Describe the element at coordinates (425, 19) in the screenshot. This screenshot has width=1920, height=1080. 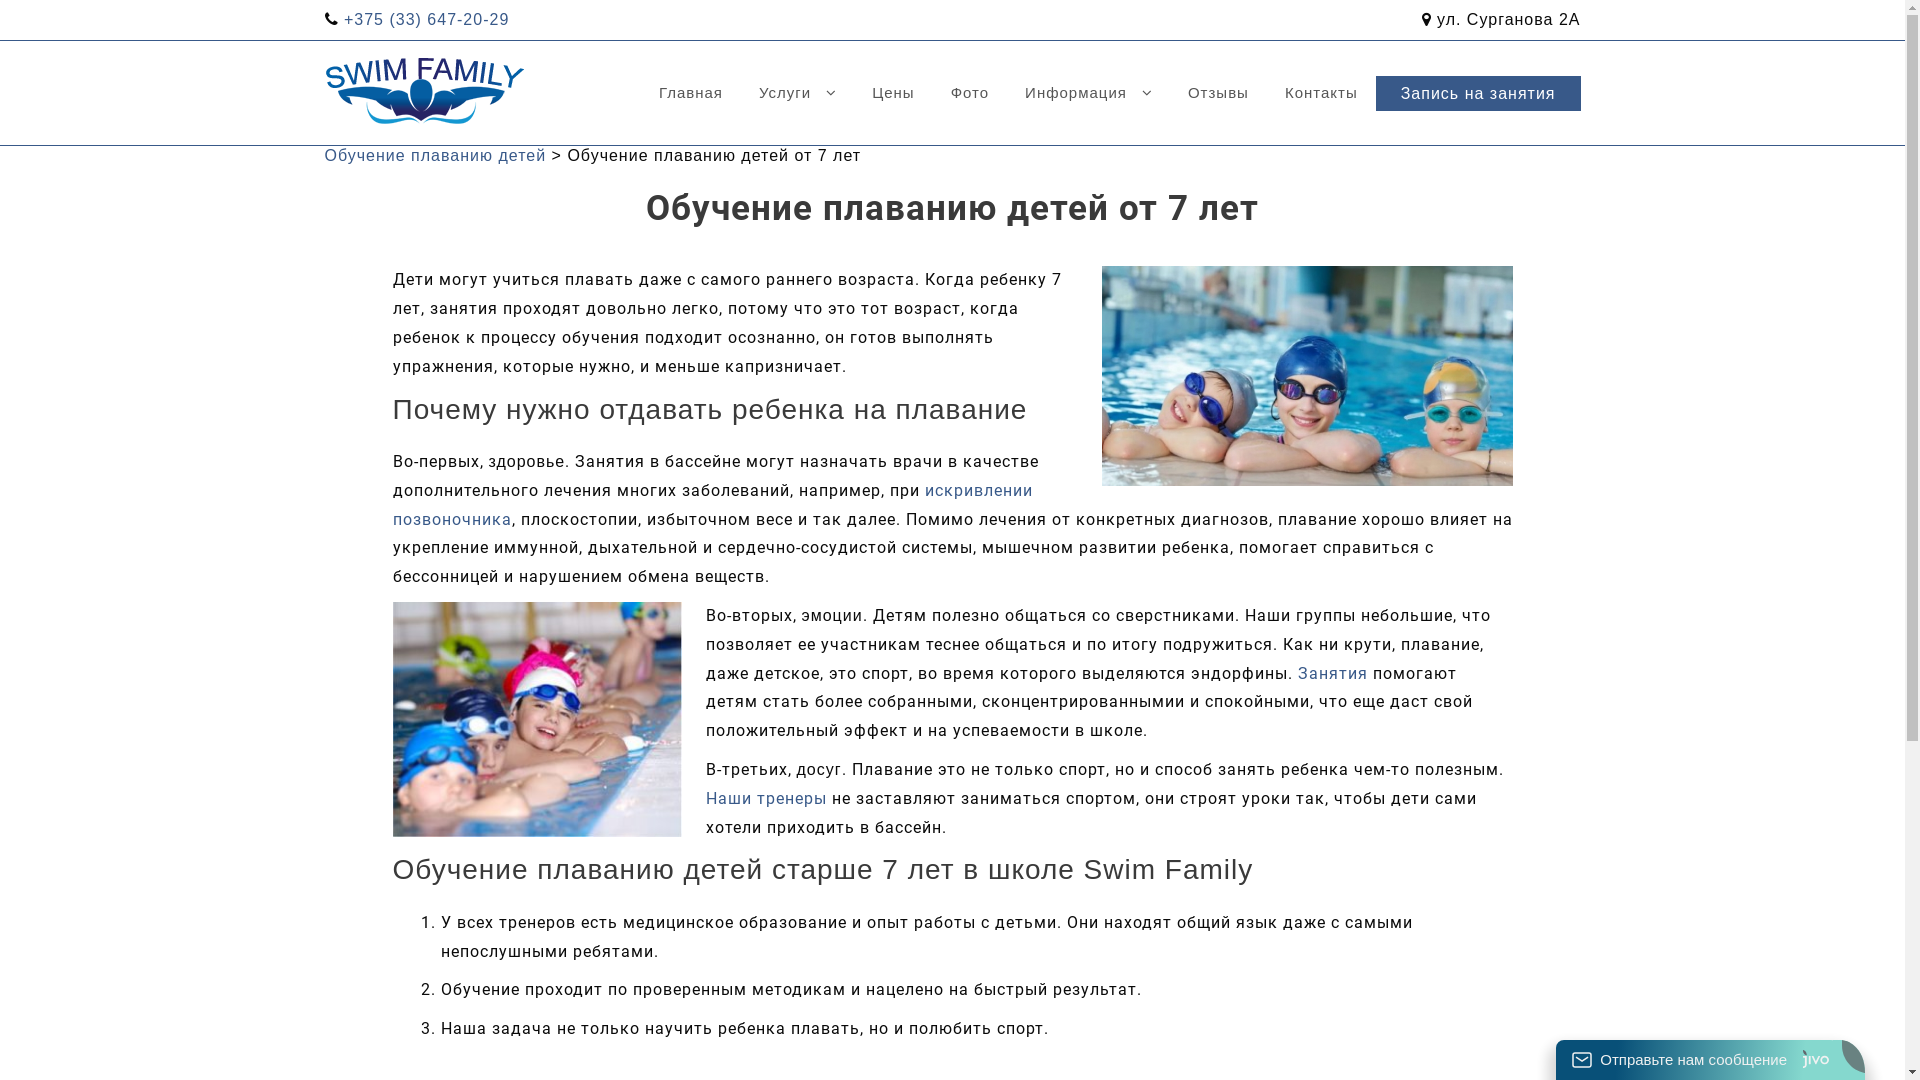
I see `'+375 (33) 647-20-29'` at that location.